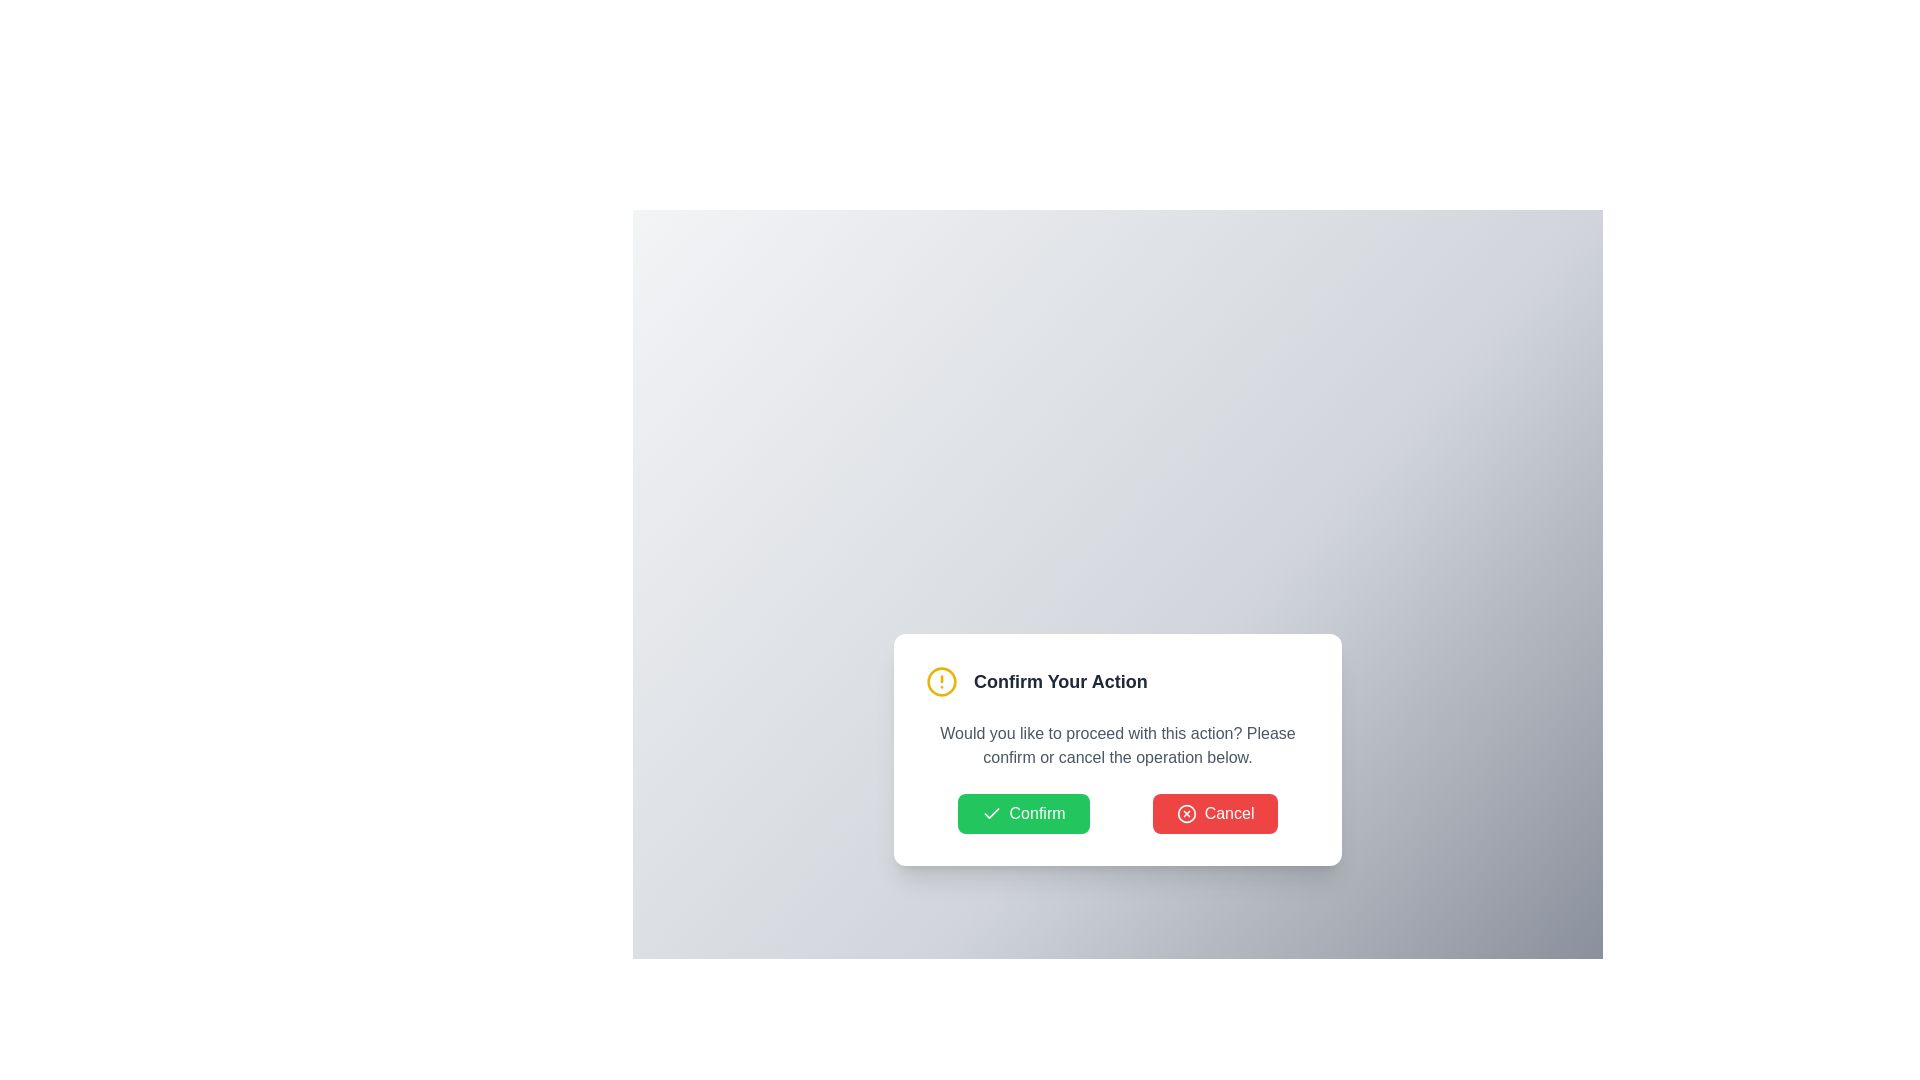  What do you see at coordinates (1214, 813) in the screenshot?
I see `the red 'Cancel' button with white text and an 'x' icon` at bounding box center [1214, 813].